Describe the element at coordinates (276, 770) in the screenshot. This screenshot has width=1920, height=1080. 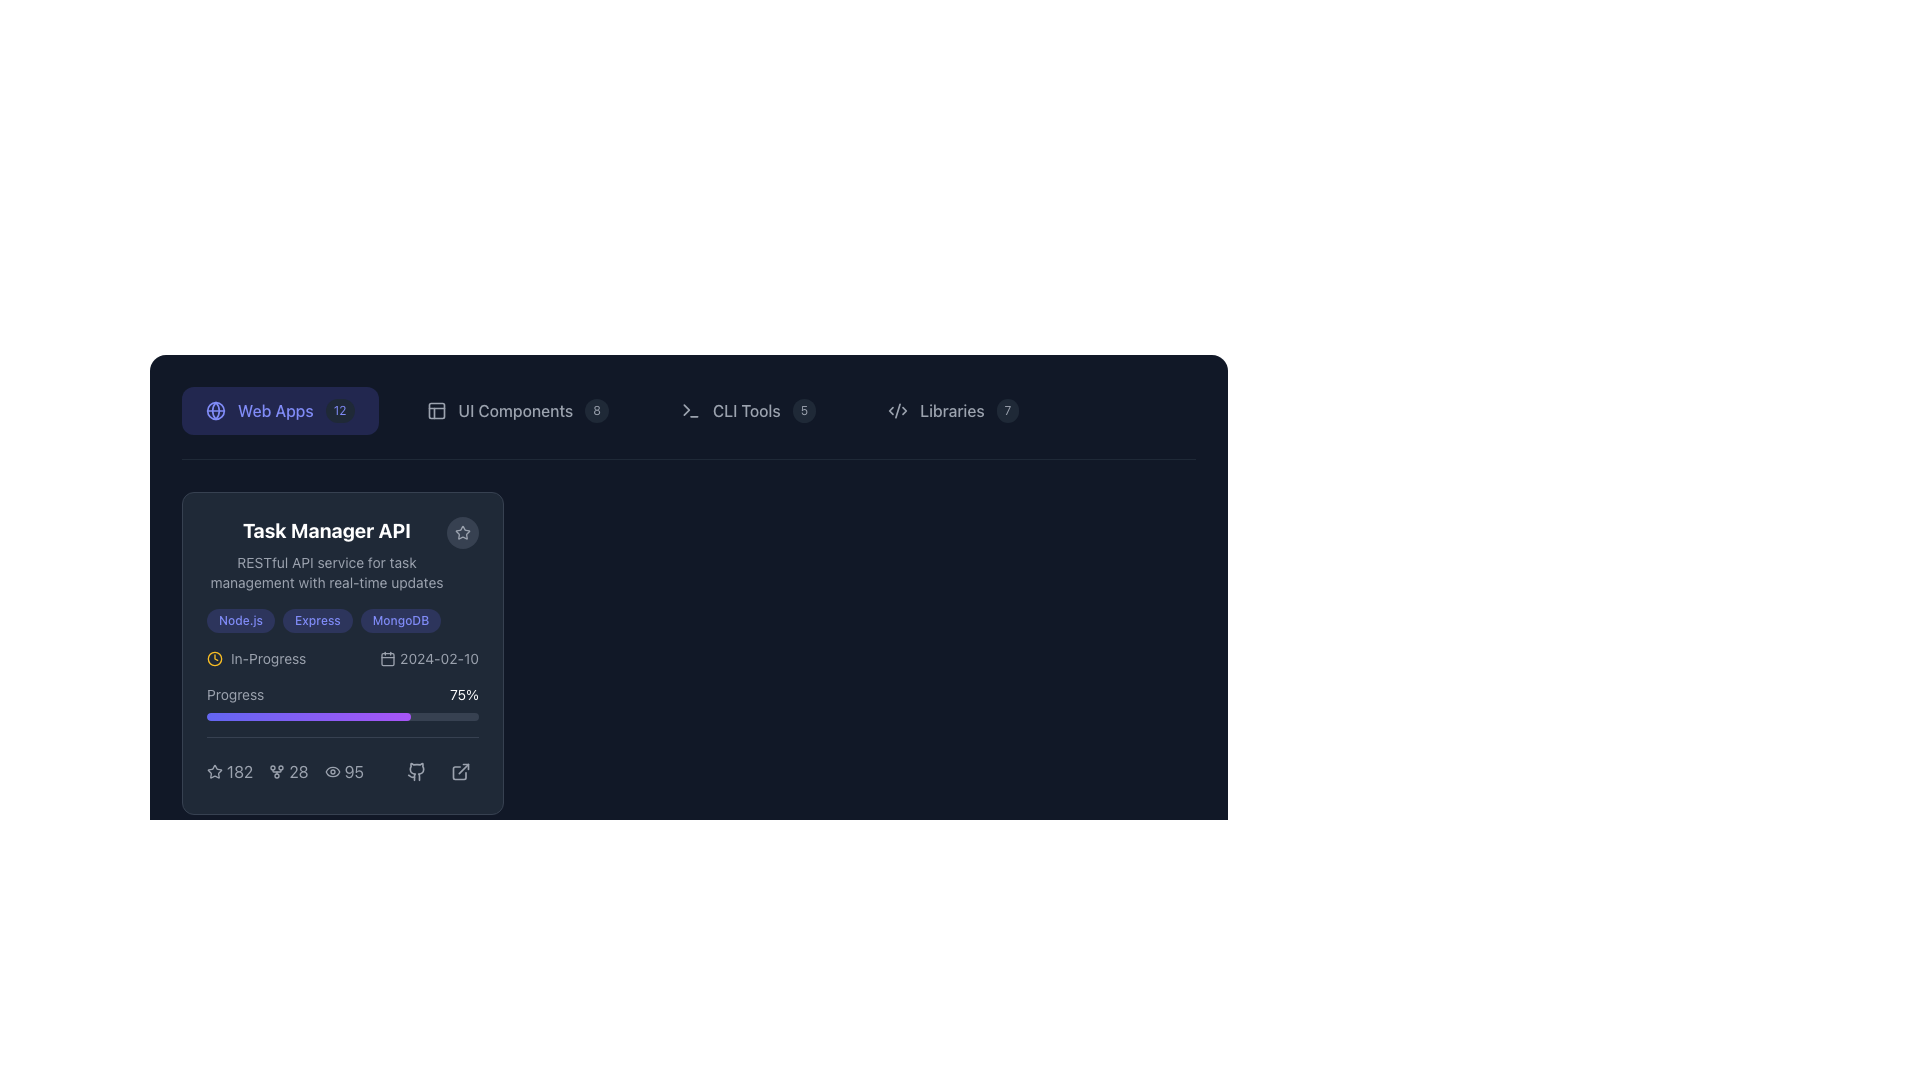
I see `the fork icon, which is styled with a thin gray line stroke and is positioned to the left of the numeric value '28'` at that location.